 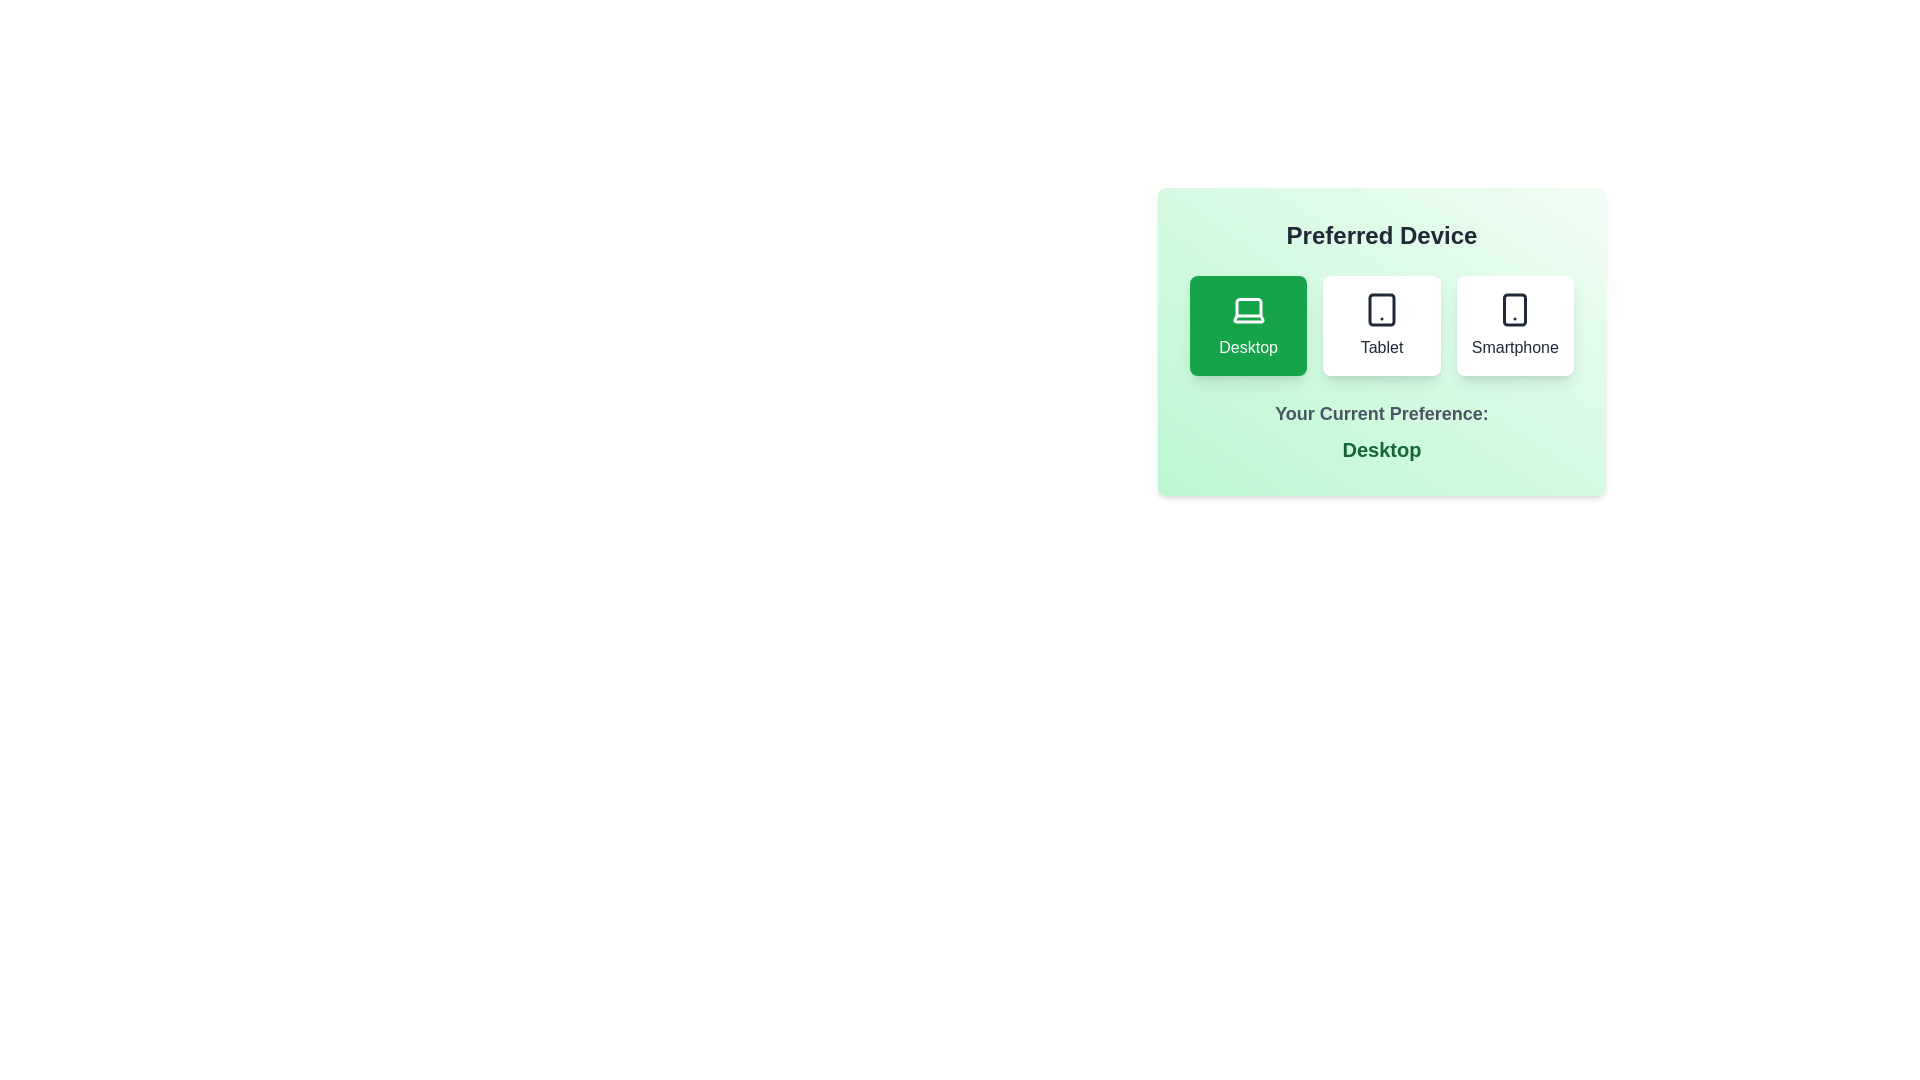 What do you see at coordinates (1515, 325) in the screenshot?
I see `the button corresponding to the device Smartphone` at bounding box center [1515, 325].